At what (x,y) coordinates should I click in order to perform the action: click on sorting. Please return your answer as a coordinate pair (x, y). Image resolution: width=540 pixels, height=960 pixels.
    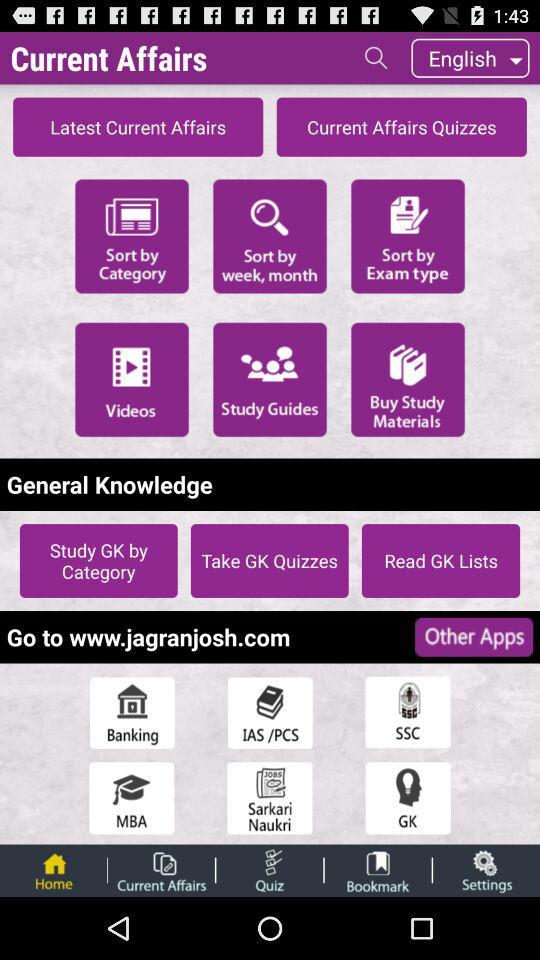
    Looking at the image, I should click on (270, 235).